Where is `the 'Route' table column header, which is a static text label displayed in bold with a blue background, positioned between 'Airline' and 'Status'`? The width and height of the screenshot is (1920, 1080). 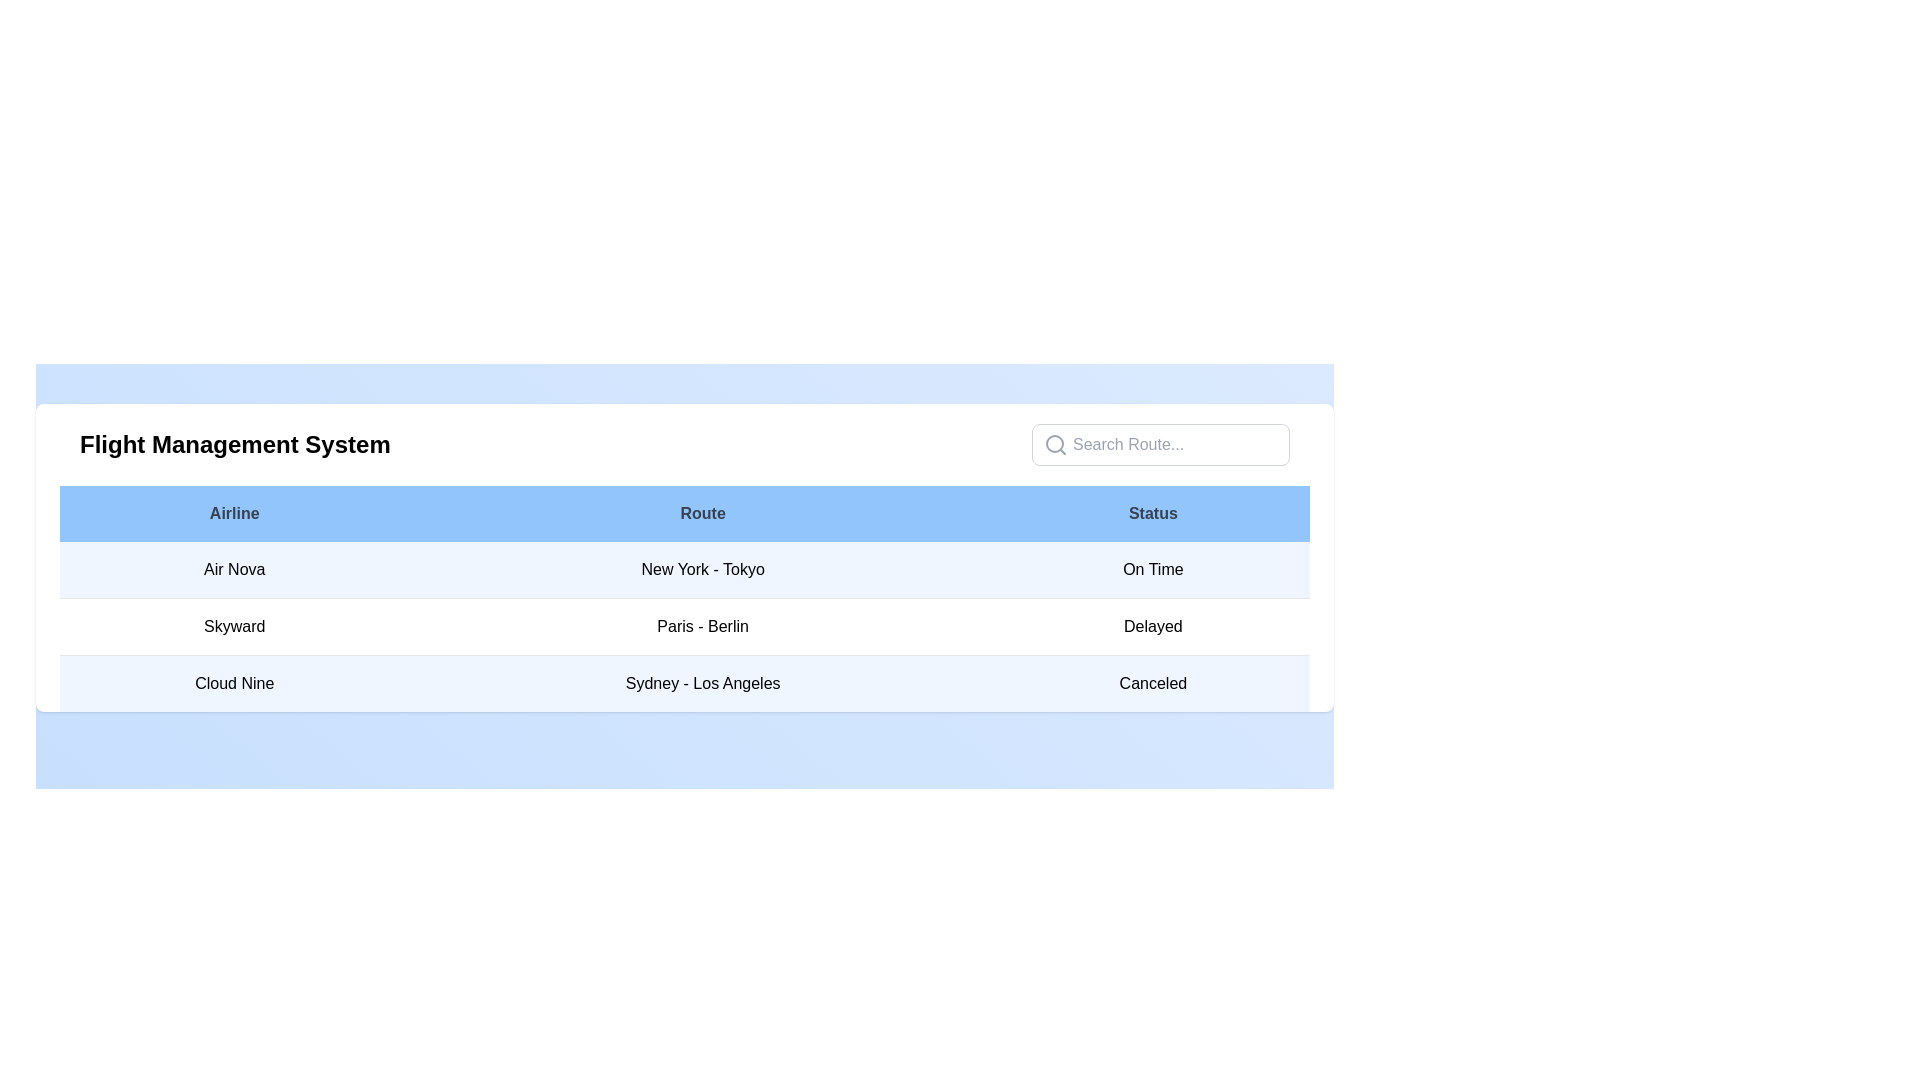 the 'Route' table column header, which is a static text label displayed in bold with a blue background, positioned between 'Airline' and 'Status' is located at coordinates (703, 512).